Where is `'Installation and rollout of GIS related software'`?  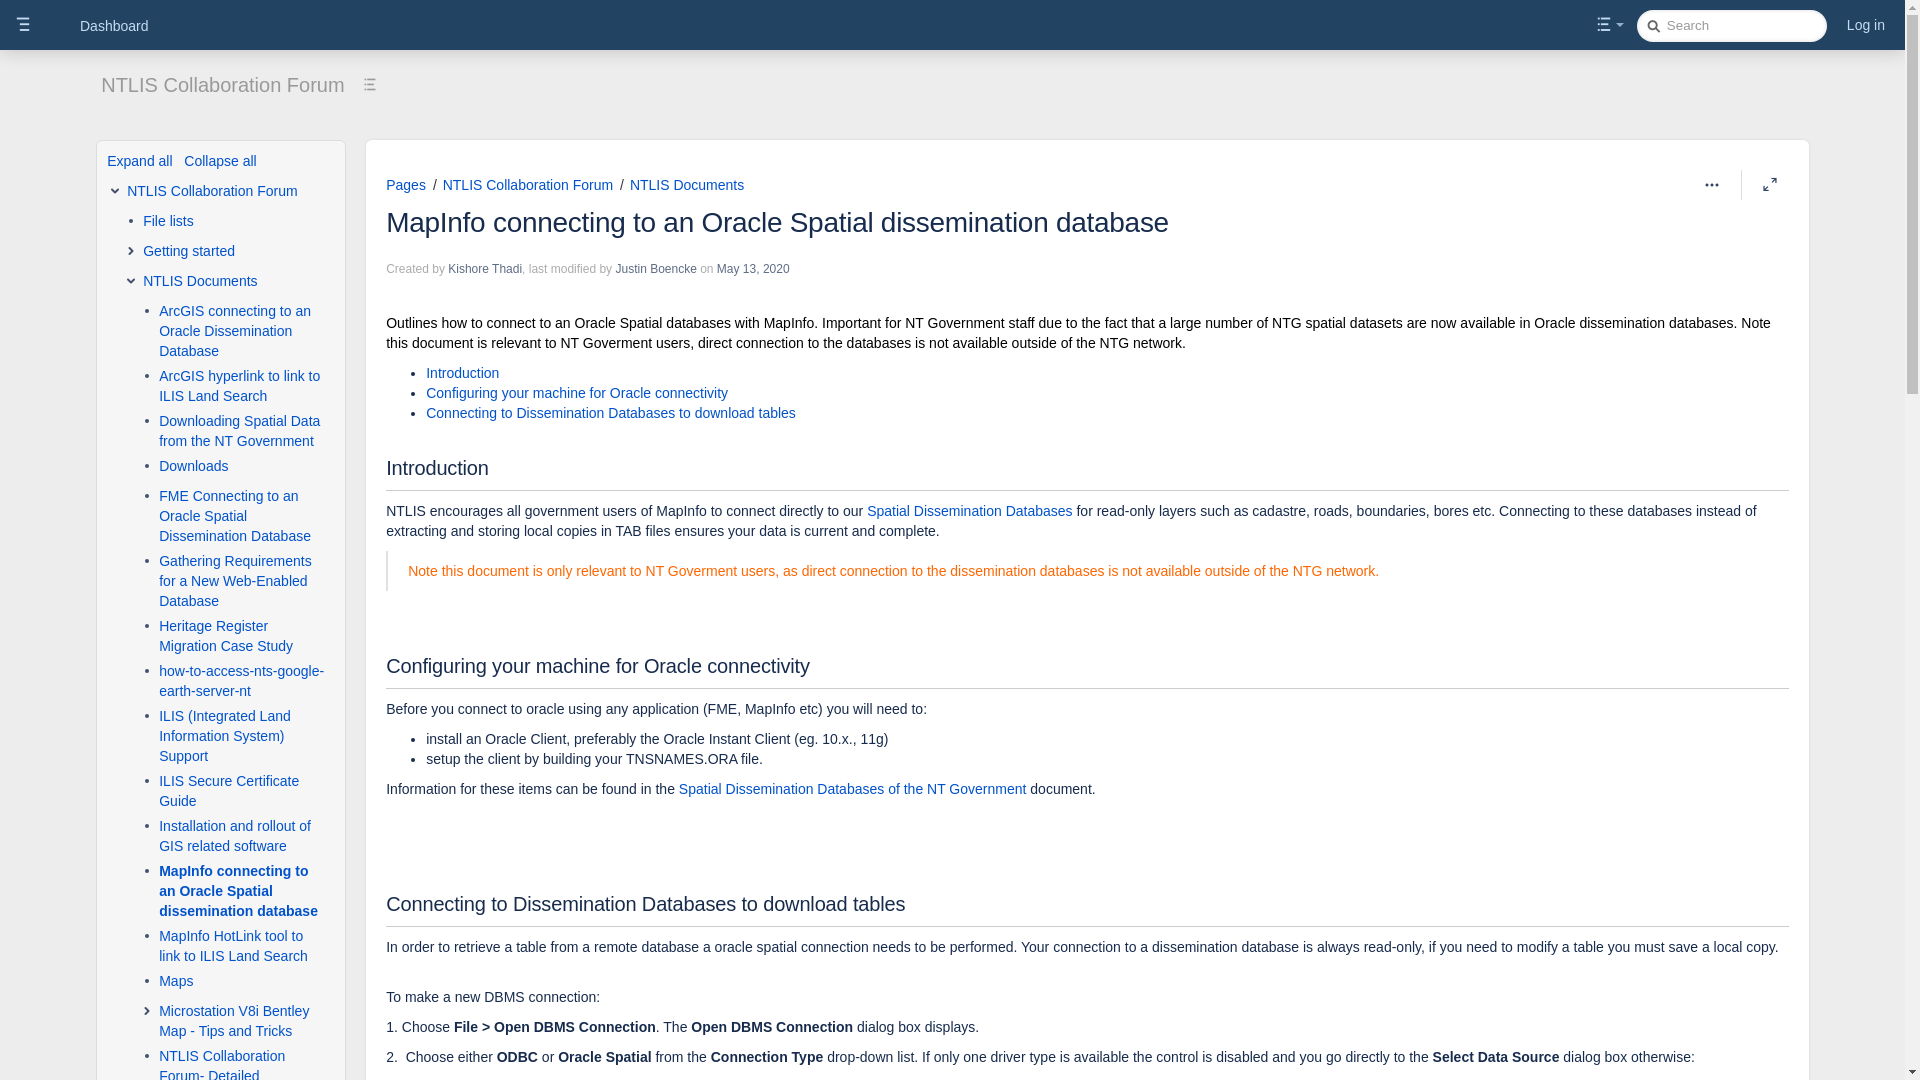 'Installation and rollout of GIS related software' is located at coordinates (241, 836).